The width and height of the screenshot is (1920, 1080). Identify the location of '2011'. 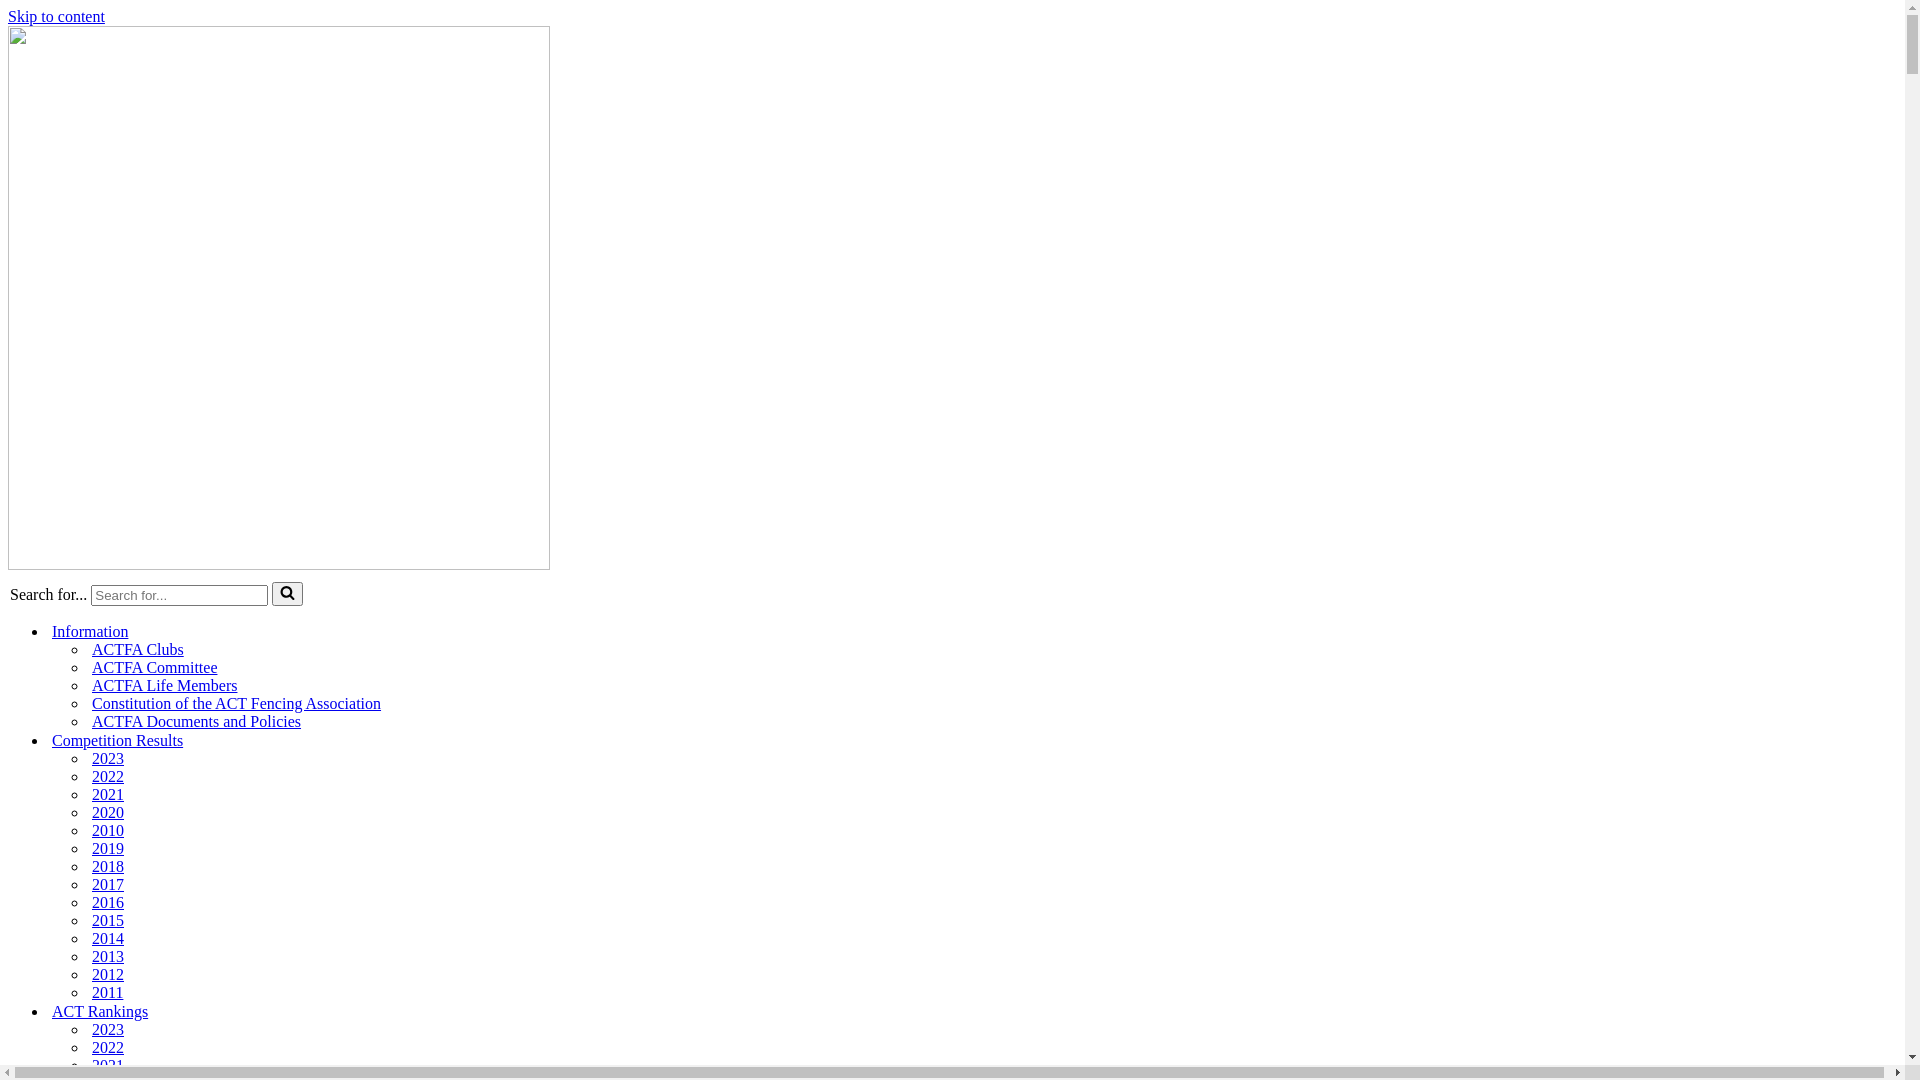
(106, 992).